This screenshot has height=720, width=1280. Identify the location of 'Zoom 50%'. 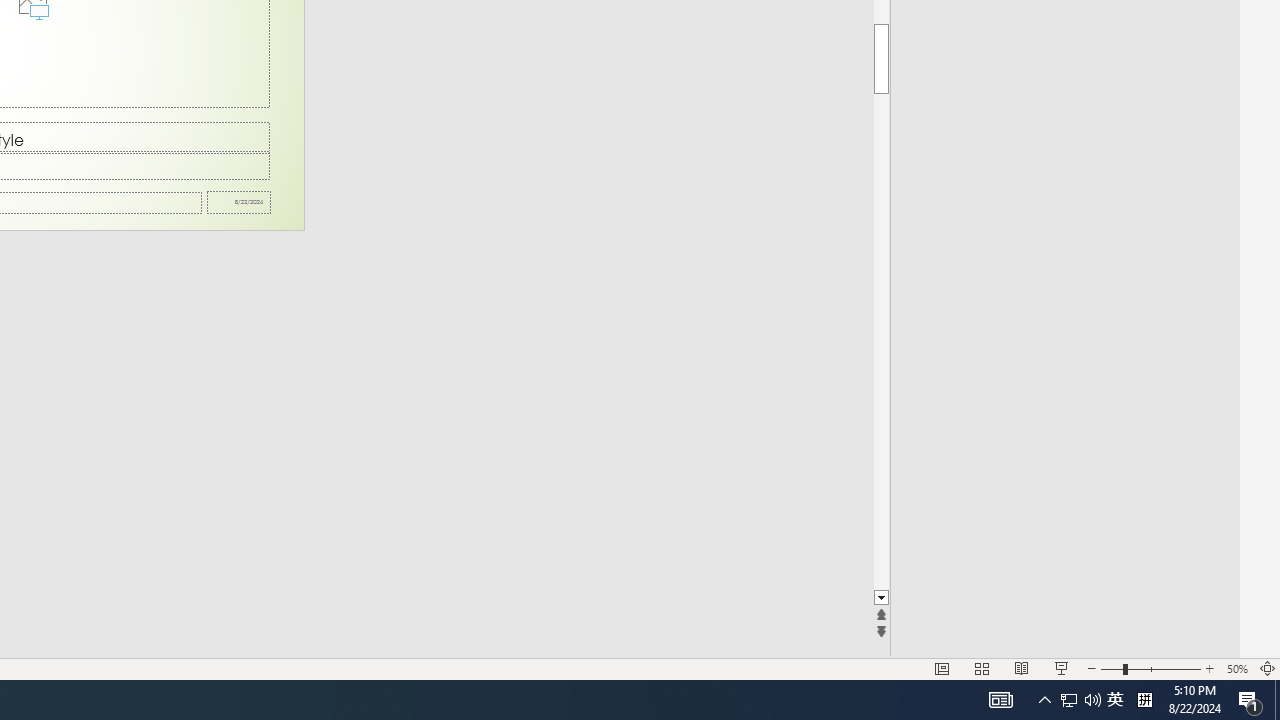
(1236, 669).